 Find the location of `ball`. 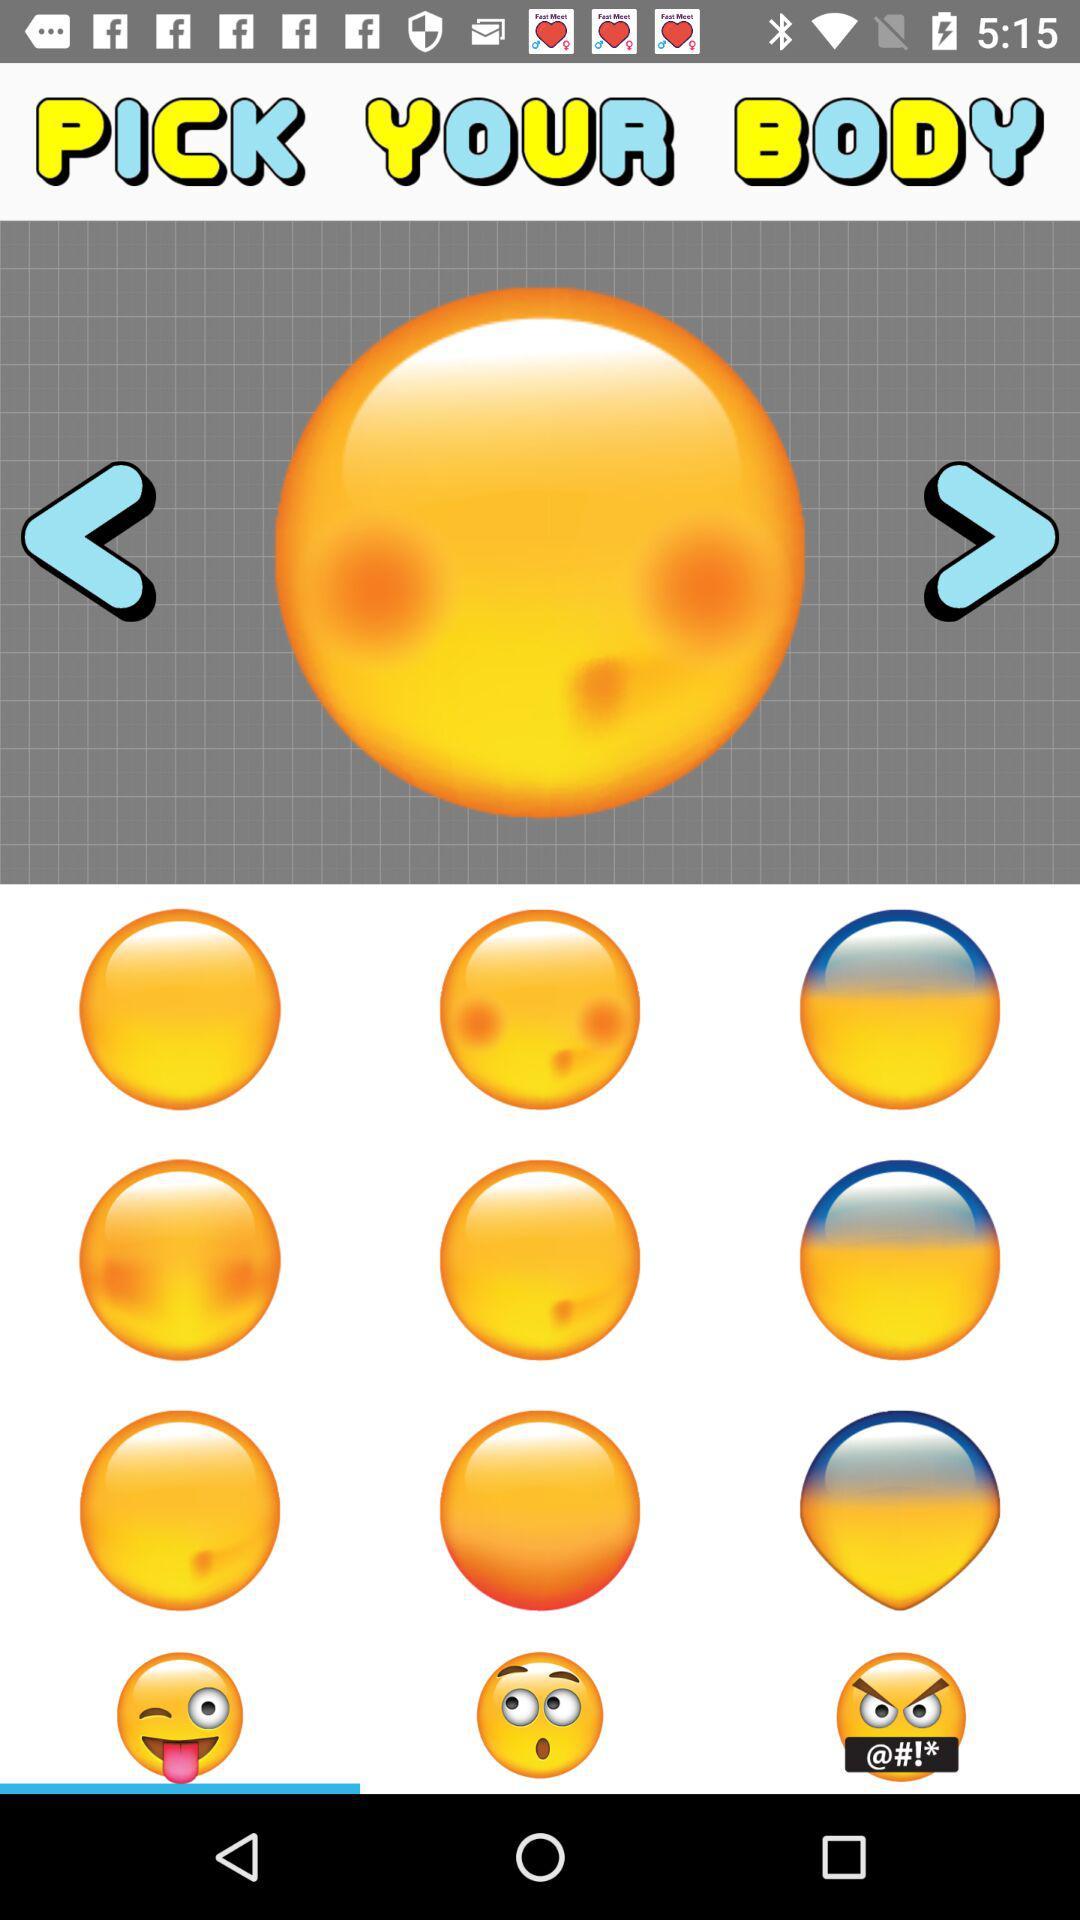

ball is located at coordinates (180, 1258).